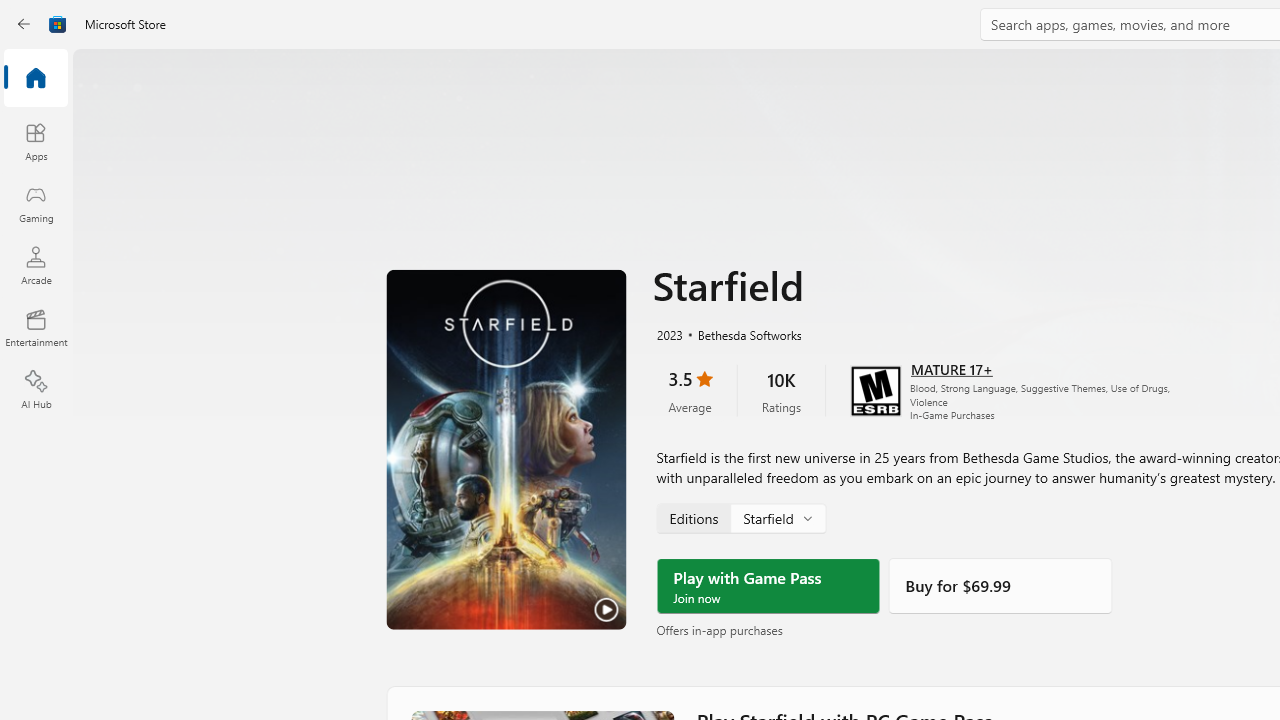 This screenshot has height=720, width=1280. I want to click on 'AI Hub', so click(35, 390).